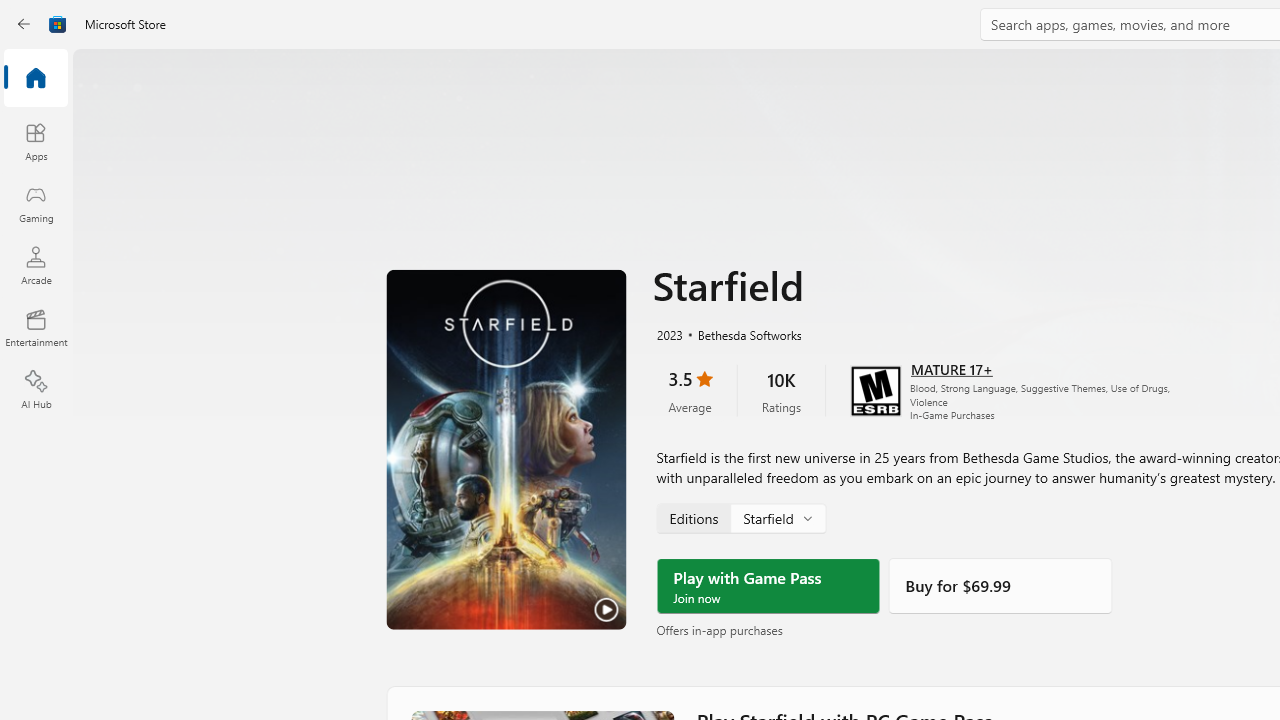 This screenshot has height=720, width=1280. I want to click on 'AI Hub', so click(35, 390).